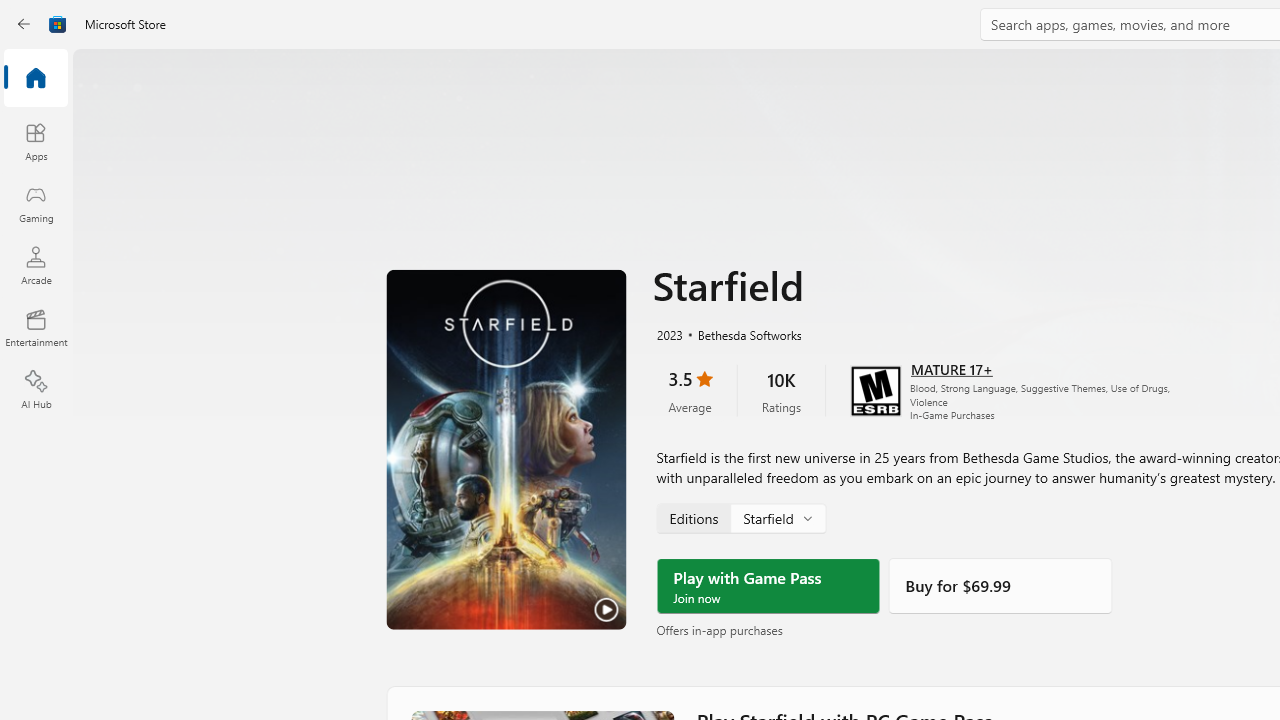 This screenshot has height=720, width=1280. I want to click on 'AI Hub', so click(35, 390).